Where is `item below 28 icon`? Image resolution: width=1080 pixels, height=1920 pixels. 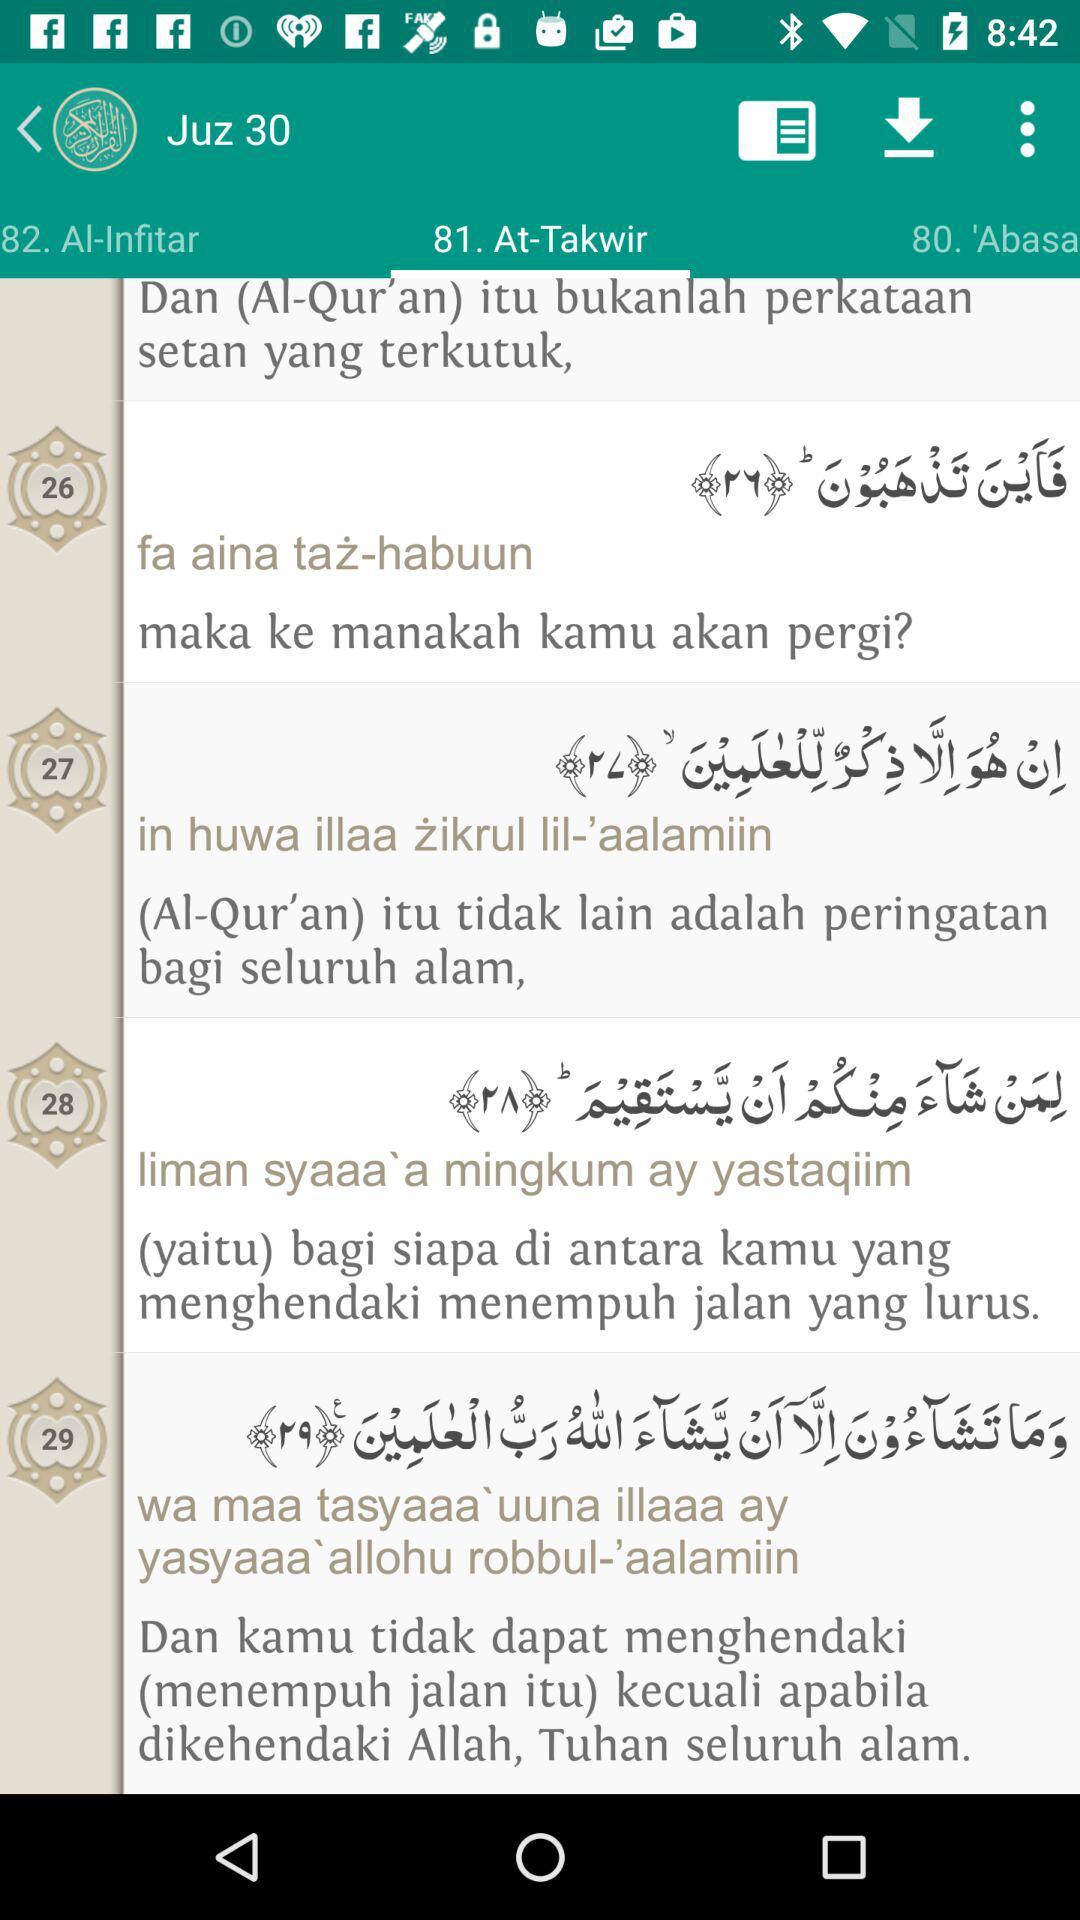
item below 28 icon is located at coordinates (56, 1440).